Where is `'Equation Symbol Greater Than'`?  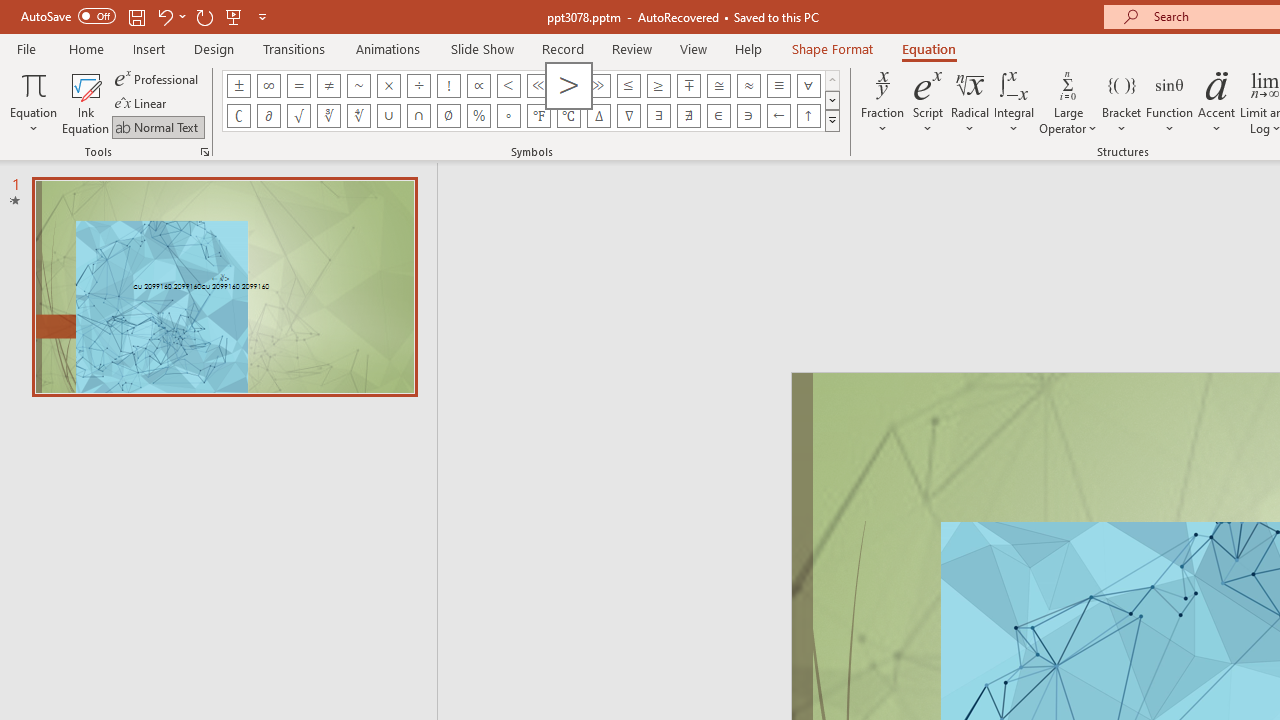 'Equation Symbol Greater Than' is located at coordinates (567, 85).